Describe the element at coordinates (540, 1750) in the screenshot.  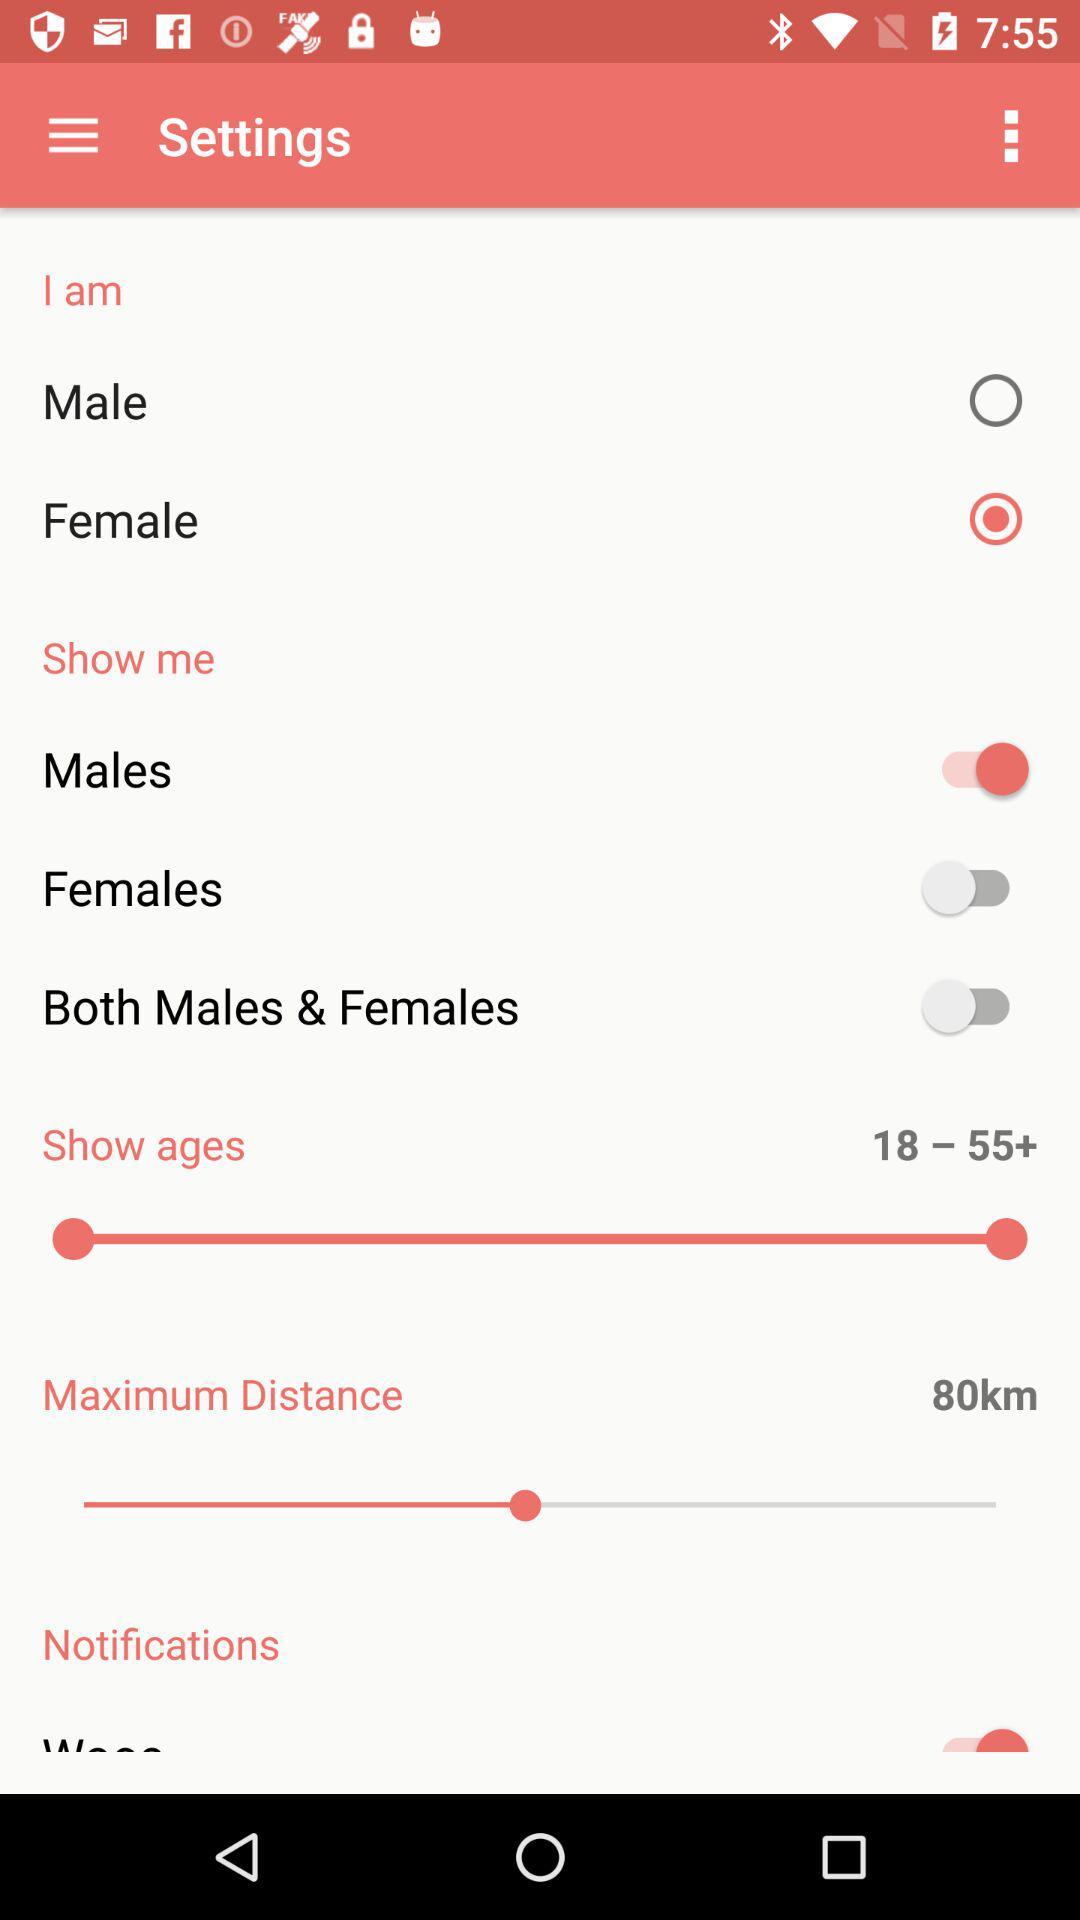
I see `the woos icon` at that location.